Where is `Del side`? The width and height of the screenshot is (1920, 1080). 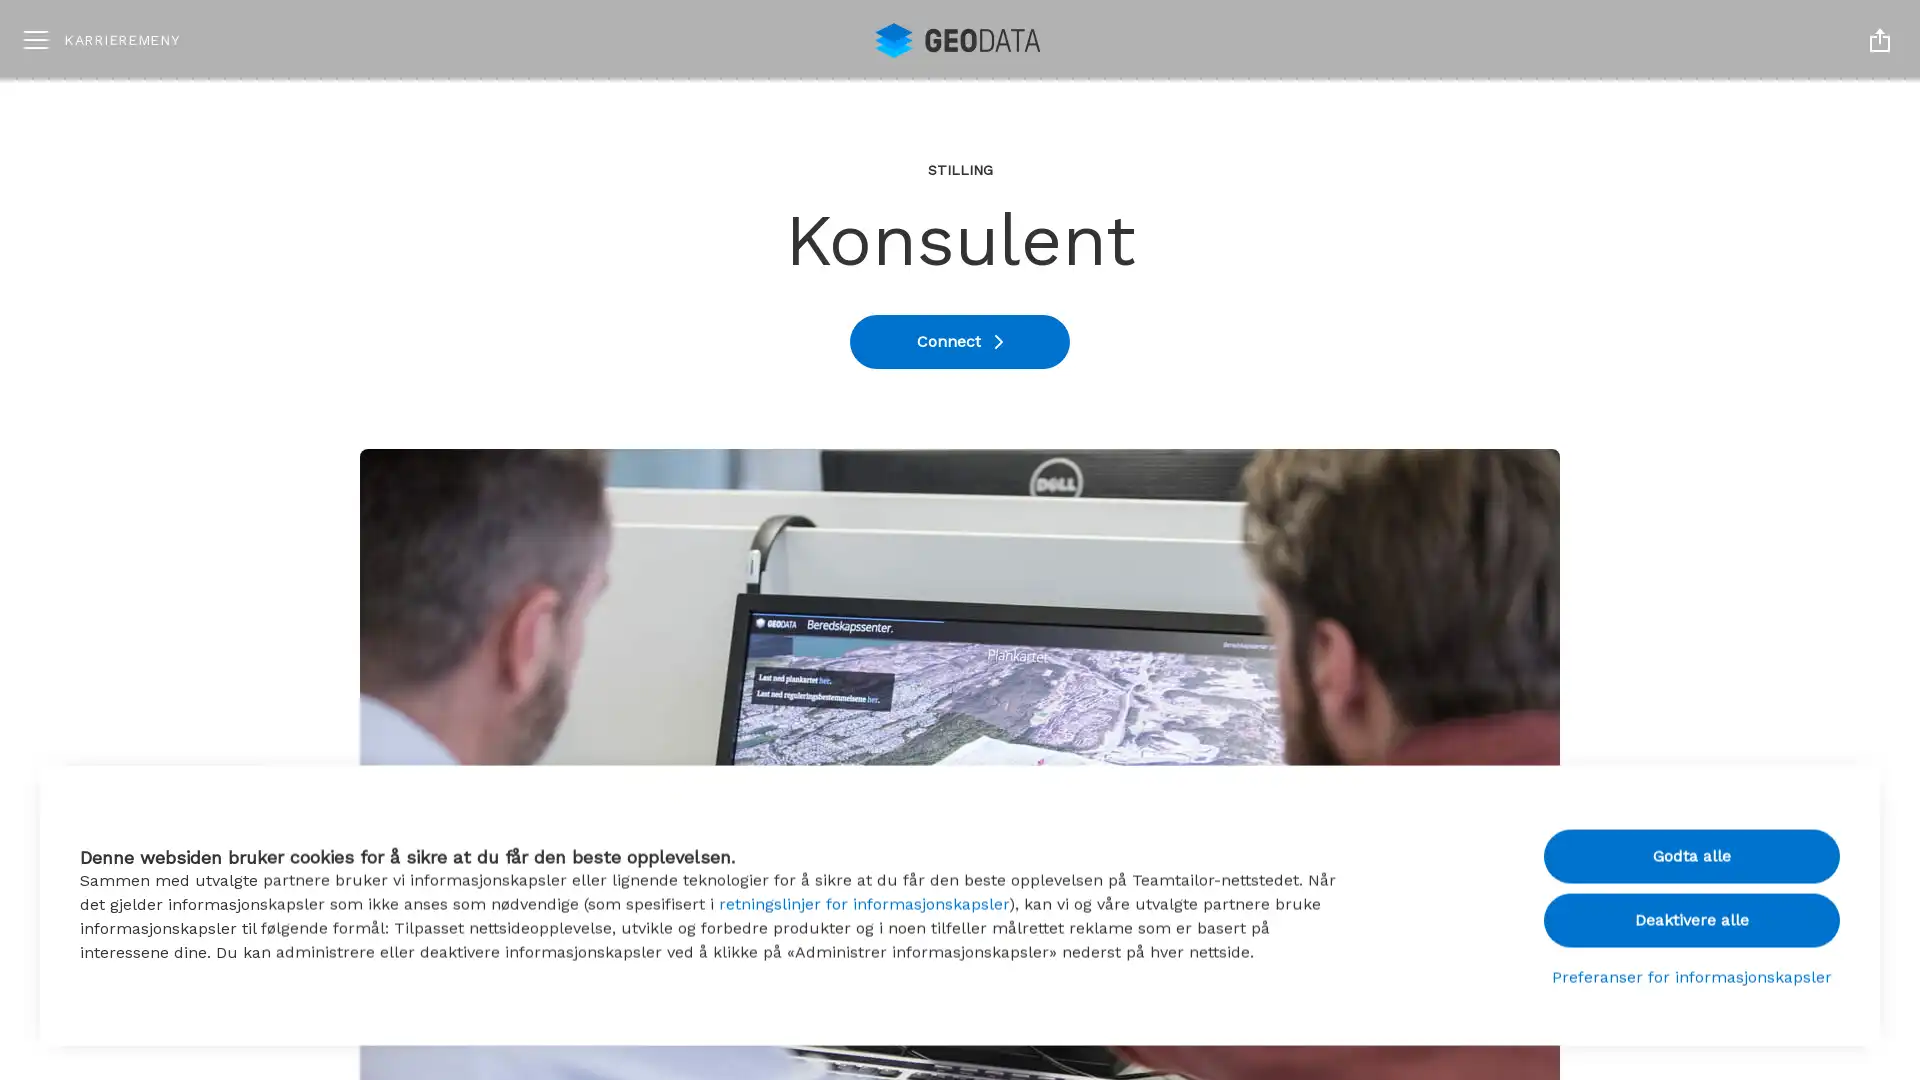 Del side is located at coordinates (1879, 39).